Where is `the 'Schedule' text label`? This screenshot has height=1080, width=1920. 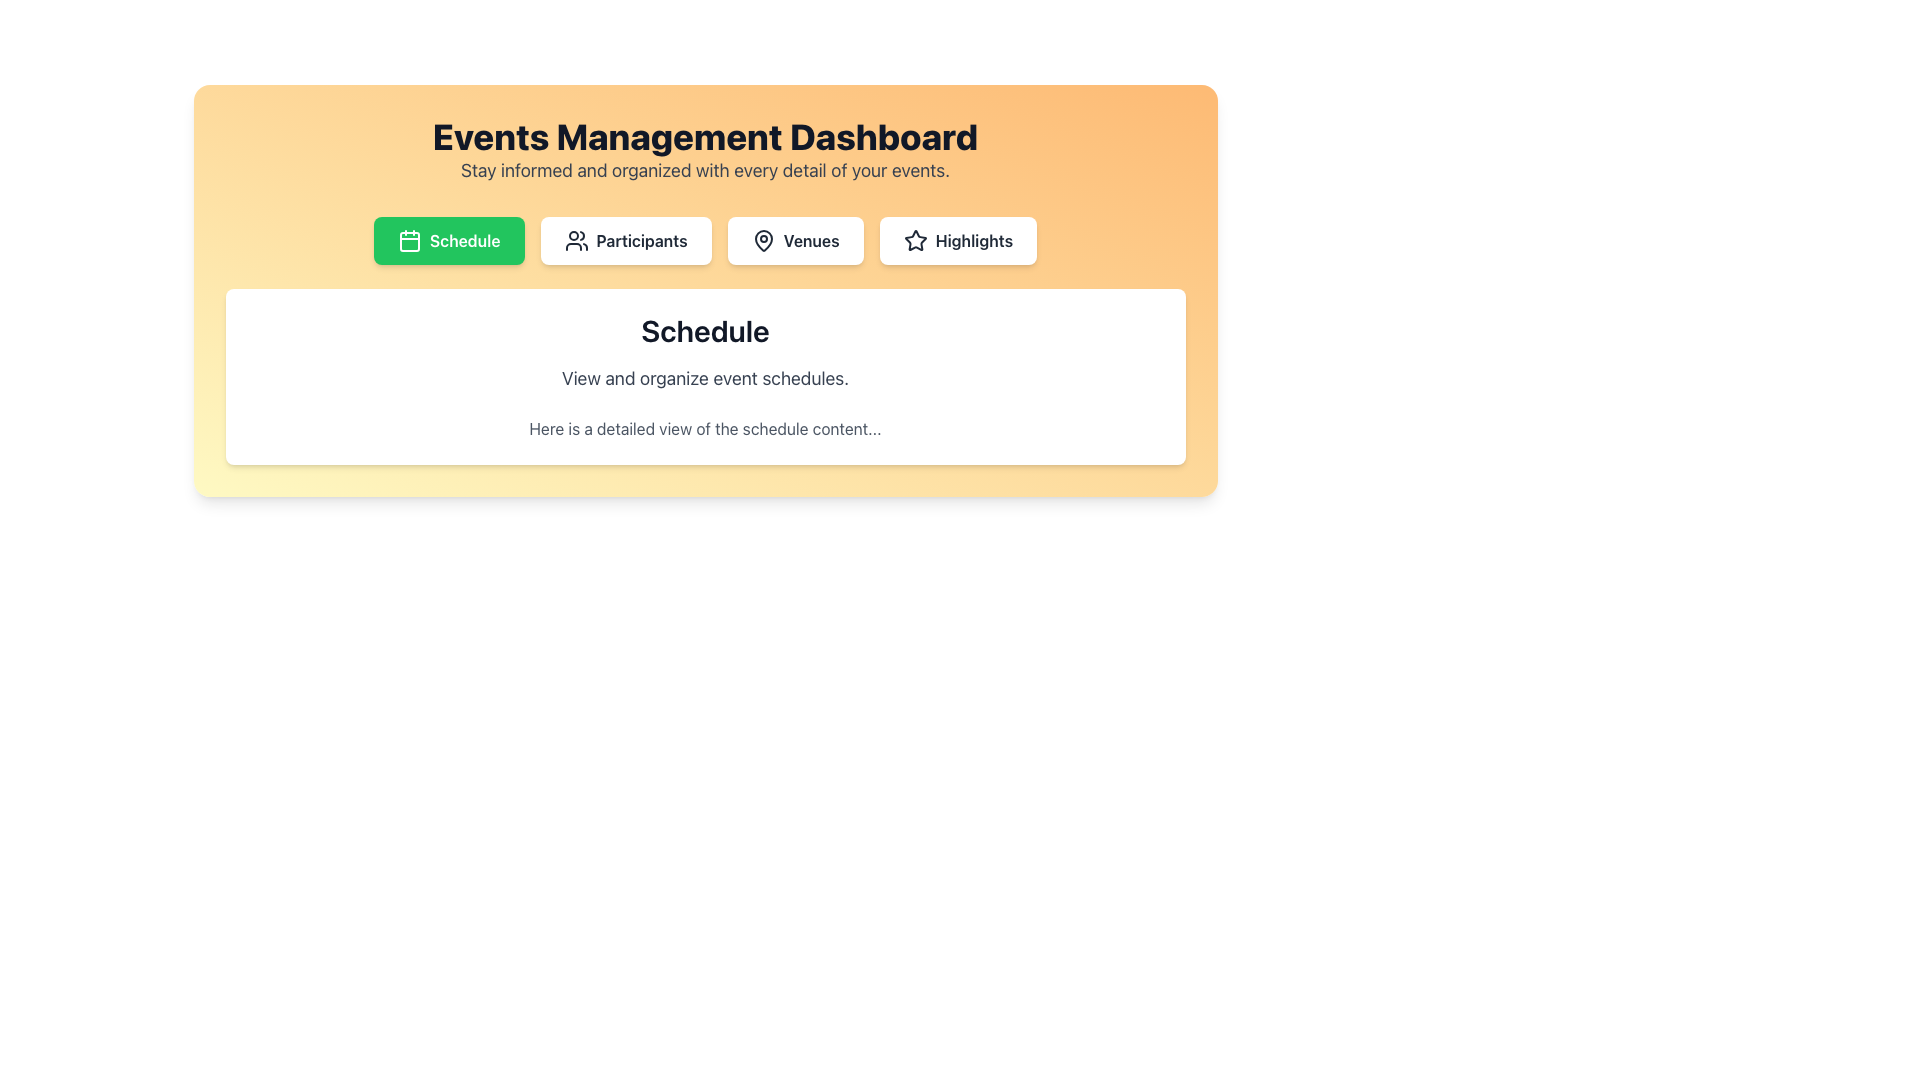
the 'Schedule' text label is located at coordinates (464, 239).